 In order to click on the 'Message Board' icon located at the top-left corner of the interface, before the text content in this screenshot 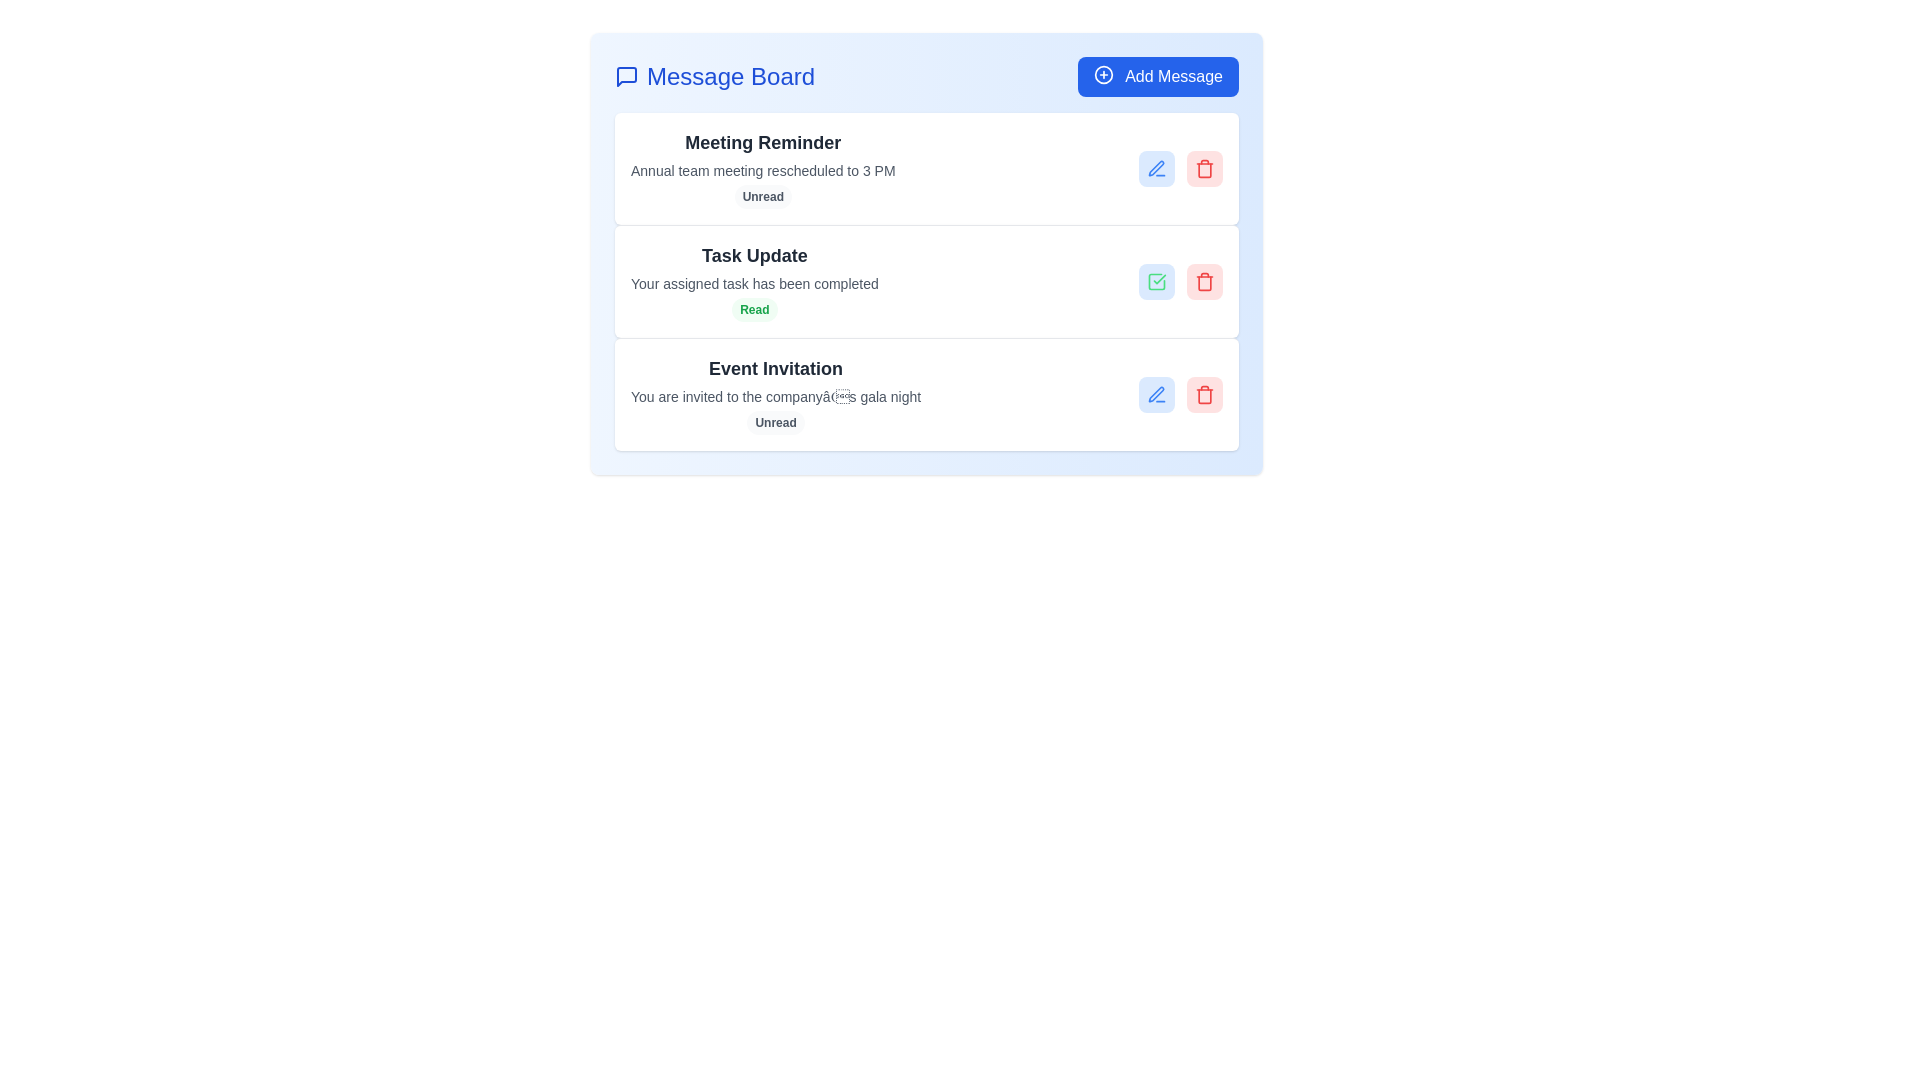, I will do `click(626, 76)`.